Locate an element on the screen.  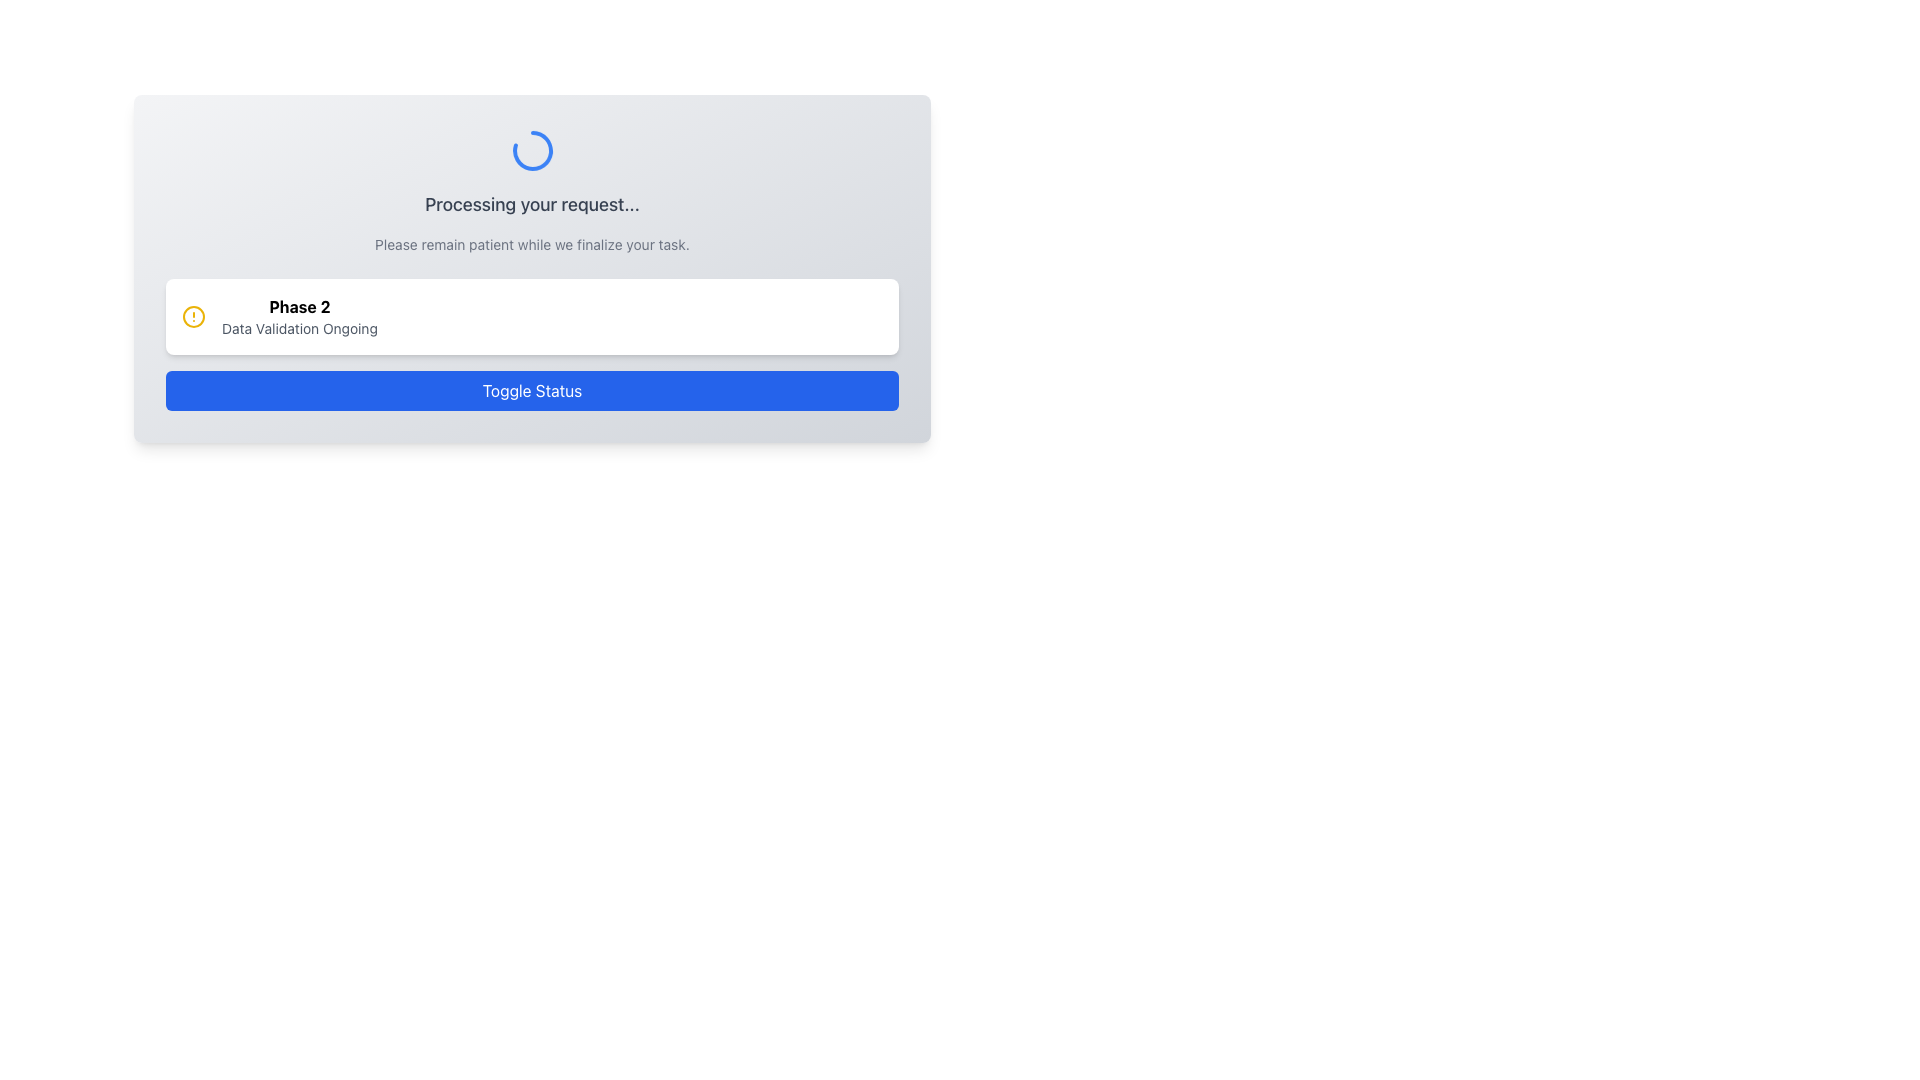
the visual status of the Alert Indicator icon located to the left of the text 'Phase 2' and above 'Data Validation Ongoing' is located at coordinates (193, 315).